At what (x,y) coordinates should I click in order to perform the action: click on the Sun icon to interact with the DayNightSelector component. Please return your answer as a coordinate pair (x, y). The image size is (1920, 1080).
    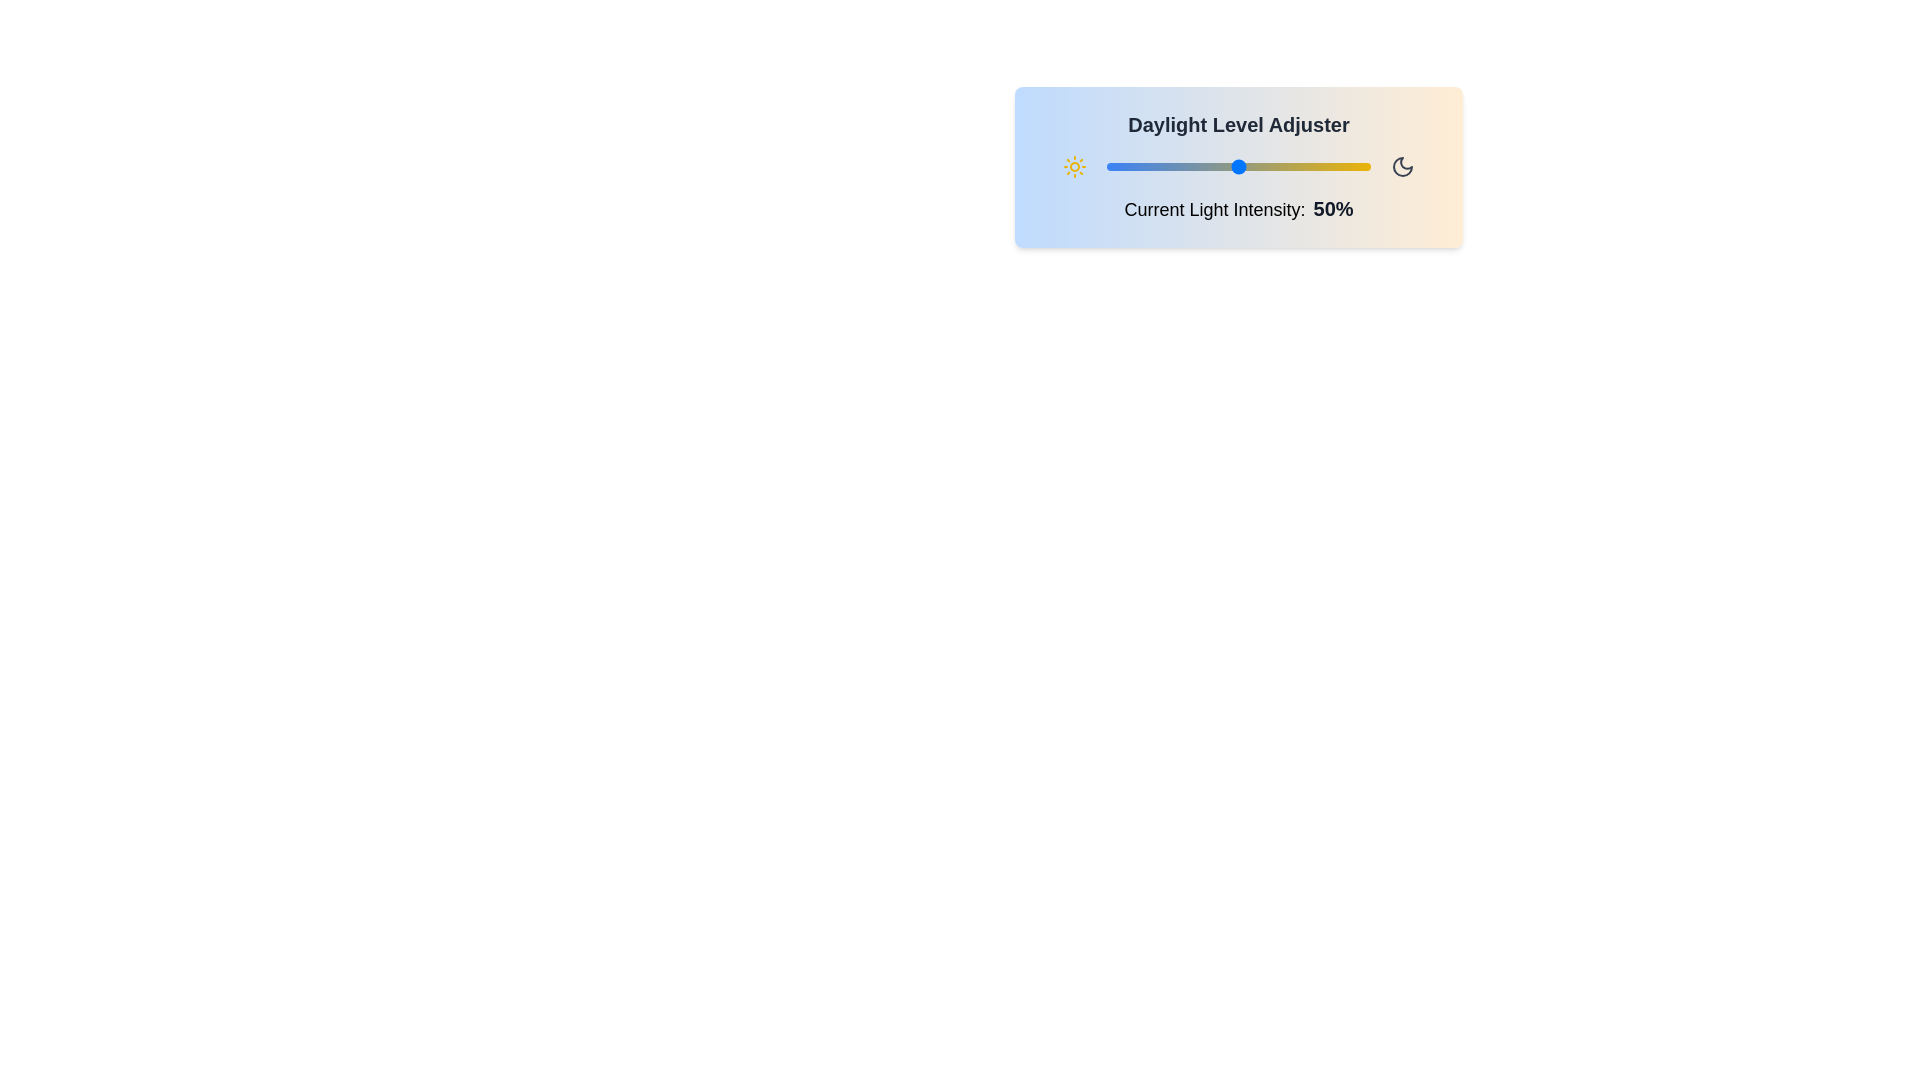
    Looking at the image, I should click on (1074, 165).